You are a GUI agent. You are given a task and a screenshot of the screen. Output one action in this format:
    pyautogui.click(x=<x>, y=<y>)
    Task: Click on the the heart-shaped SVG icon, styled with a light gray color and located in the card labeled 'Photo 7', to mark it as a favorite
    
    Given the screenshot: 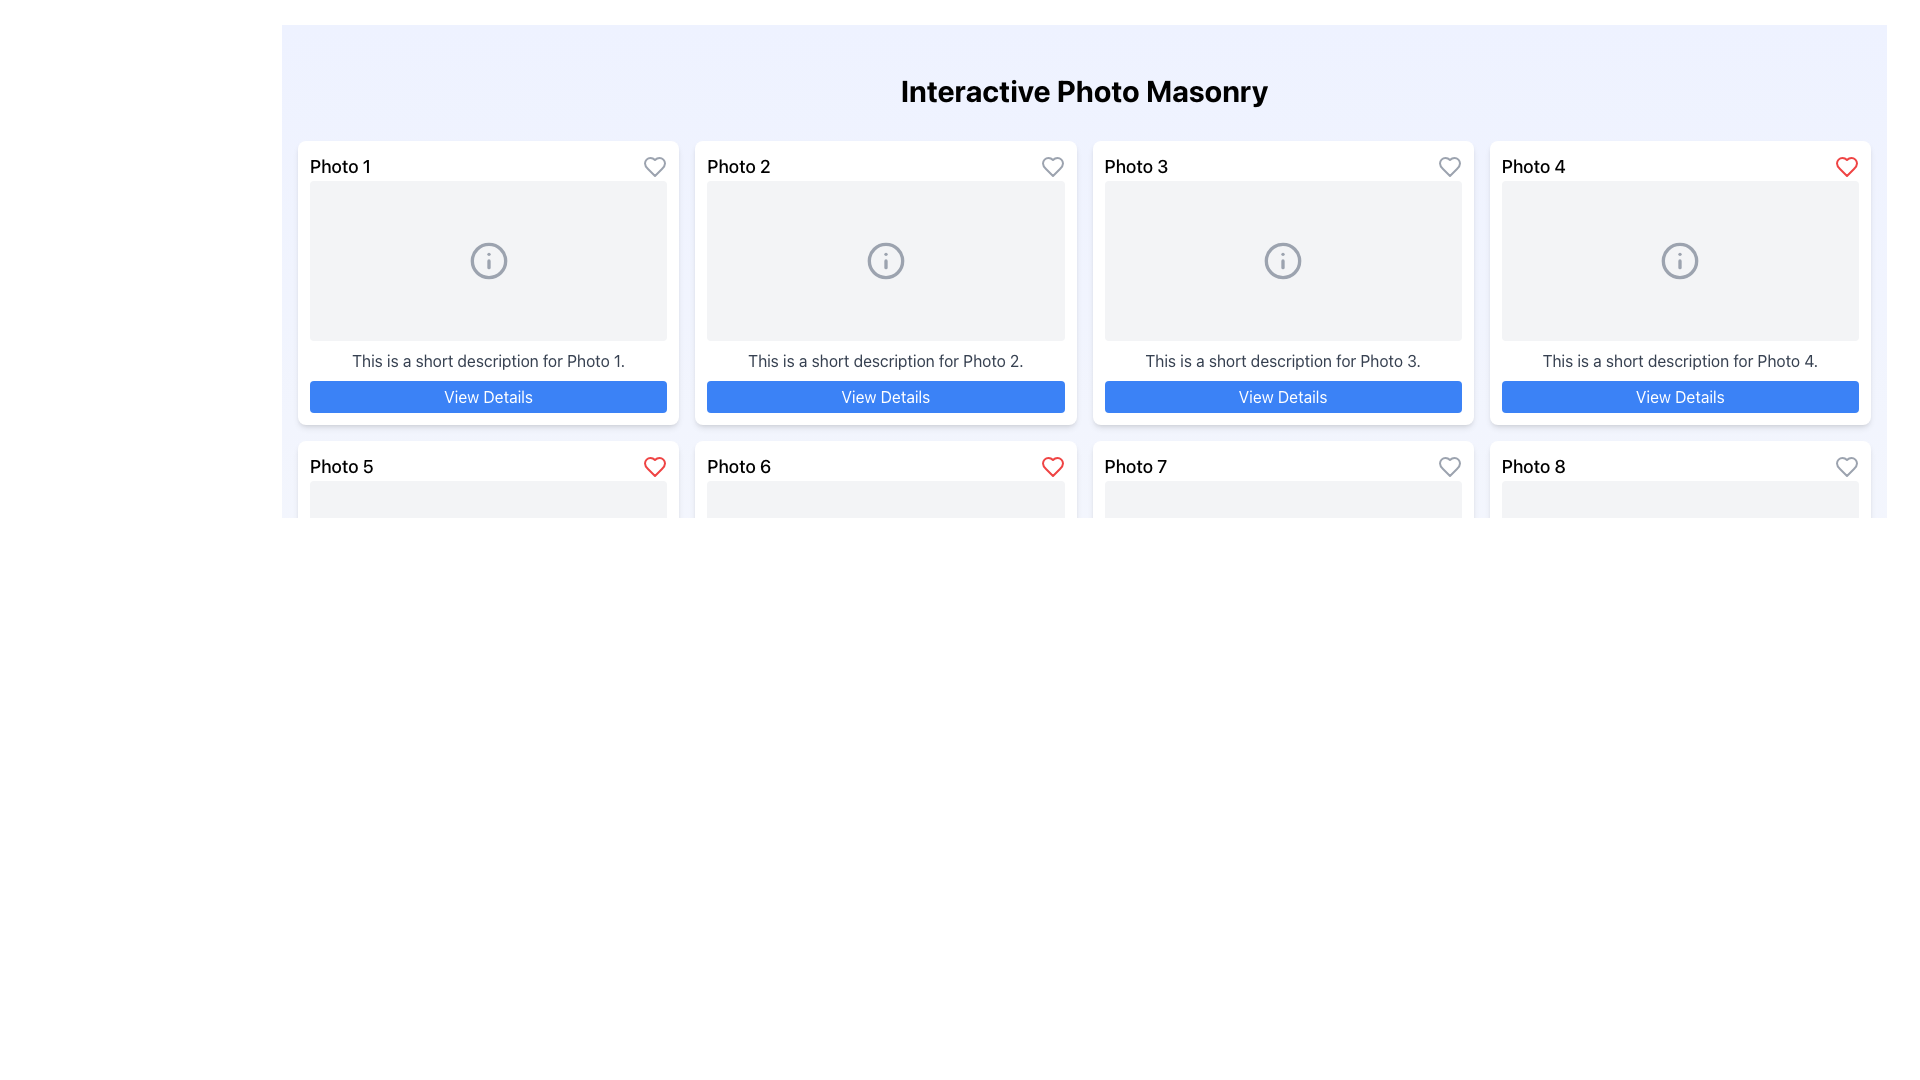 What is the action you would take?
    pyautogui.click(x=1449, y=466)
    